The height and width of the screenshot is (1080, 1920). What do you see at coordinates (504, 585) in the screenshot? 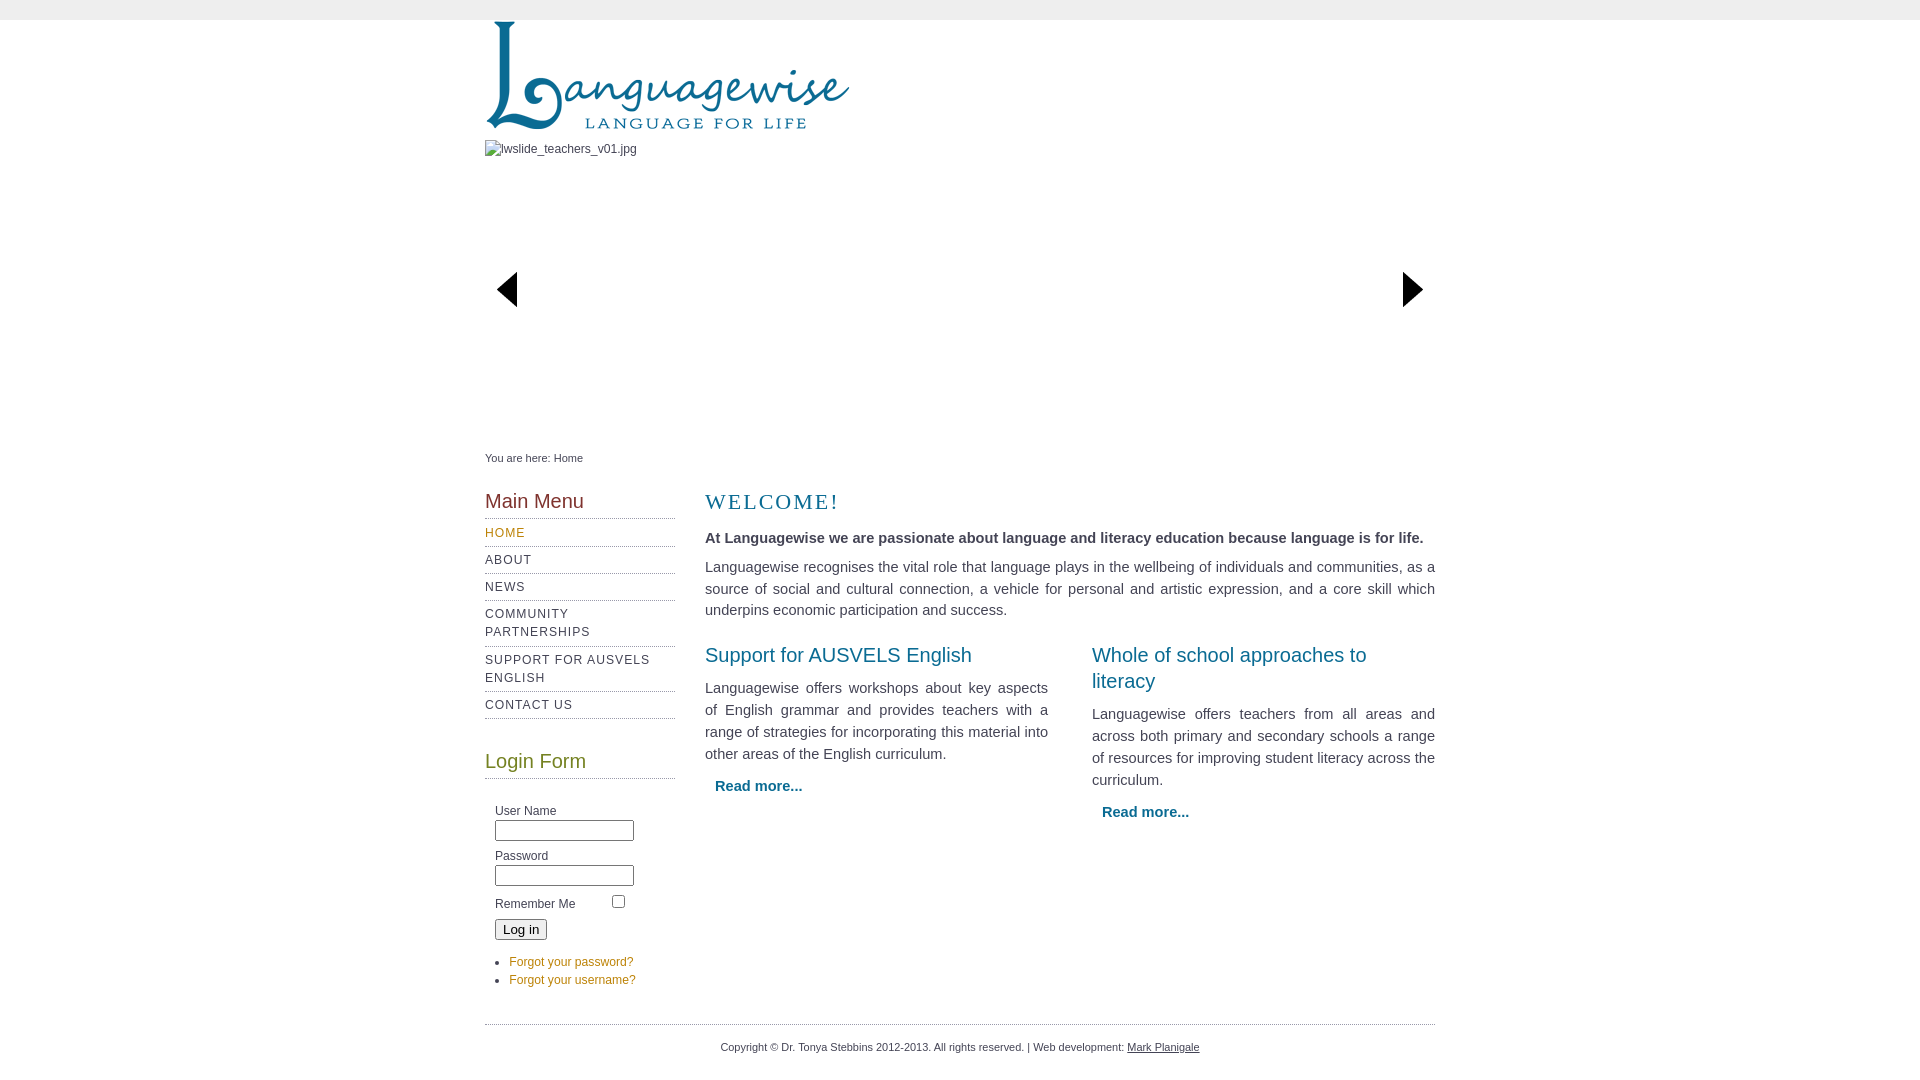
I see `'NEWS'` at bounding box center [504, 585].